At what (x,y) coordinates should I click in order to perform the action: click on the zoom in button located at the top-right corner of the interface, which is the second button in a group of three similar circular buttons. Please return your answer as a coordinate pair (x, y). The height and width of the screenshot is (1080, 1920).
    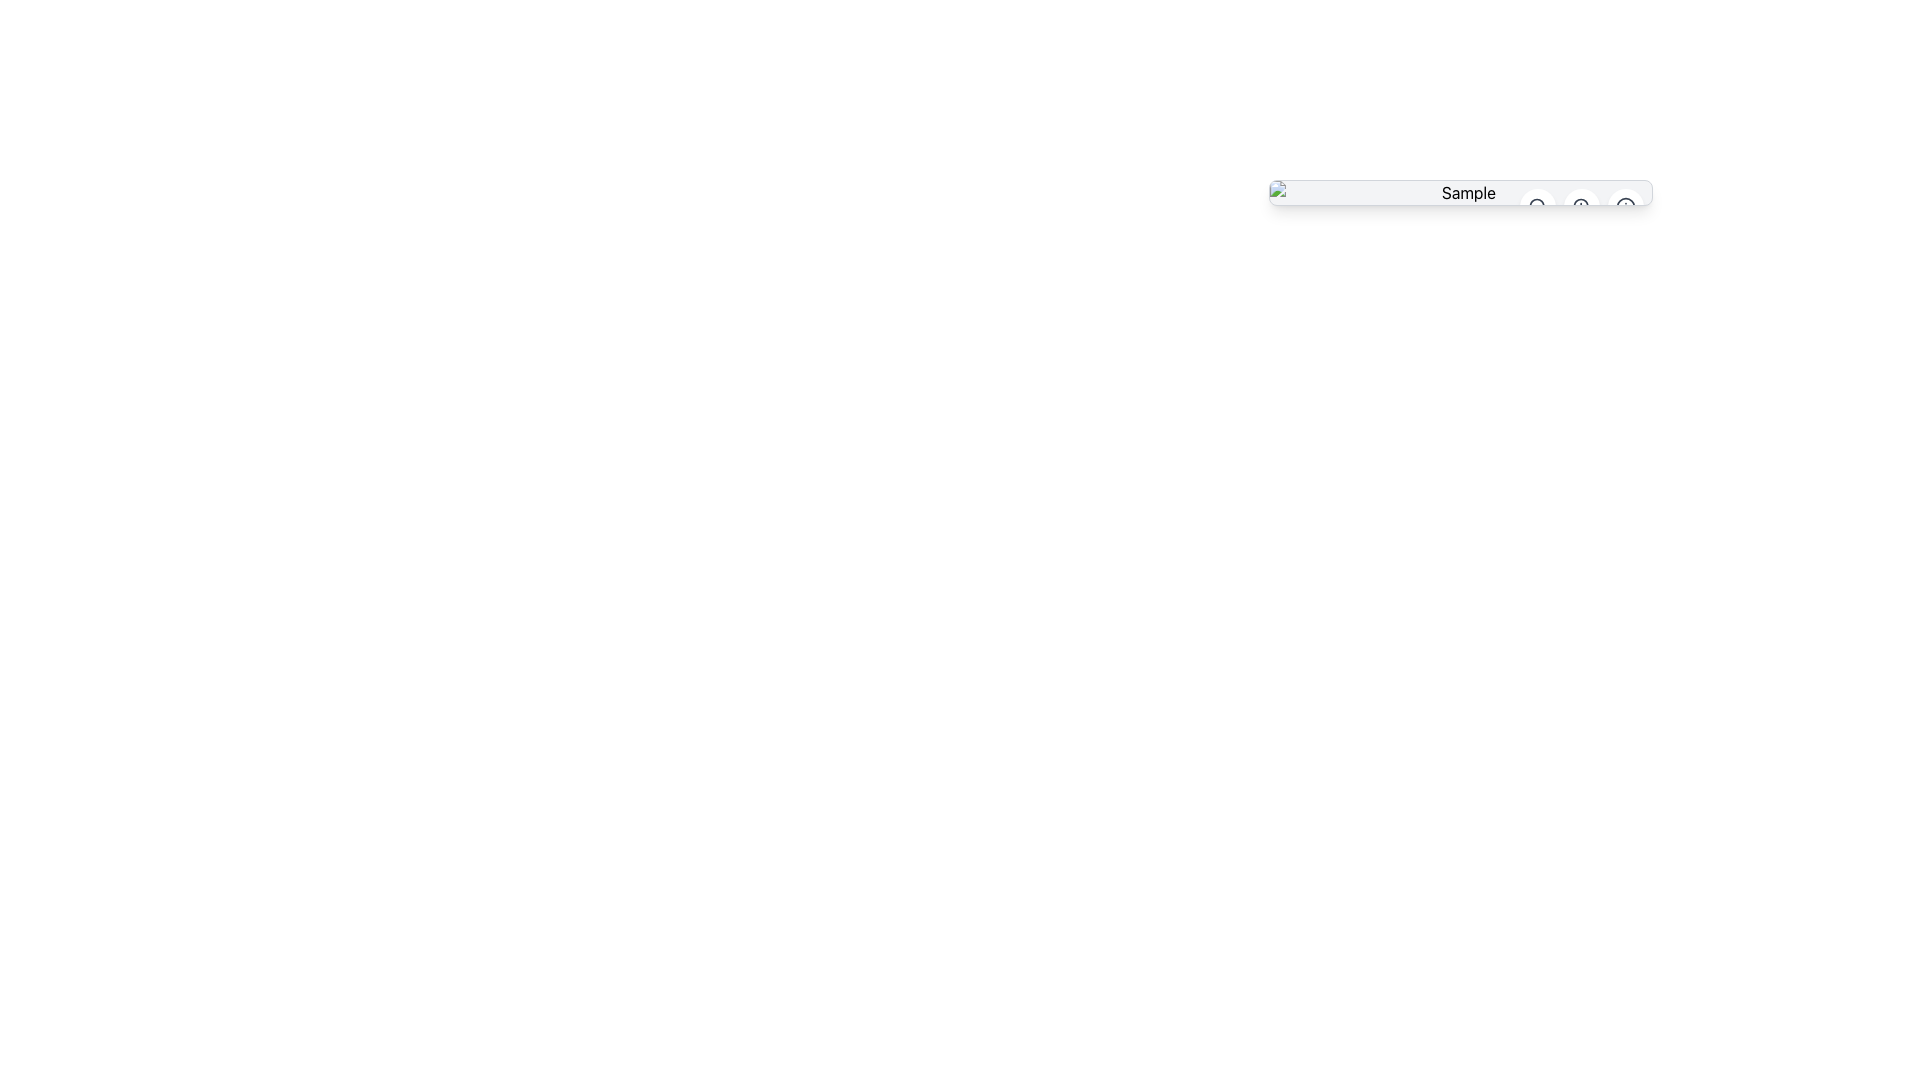
    Looking at the image, I should click on (1581, 207).